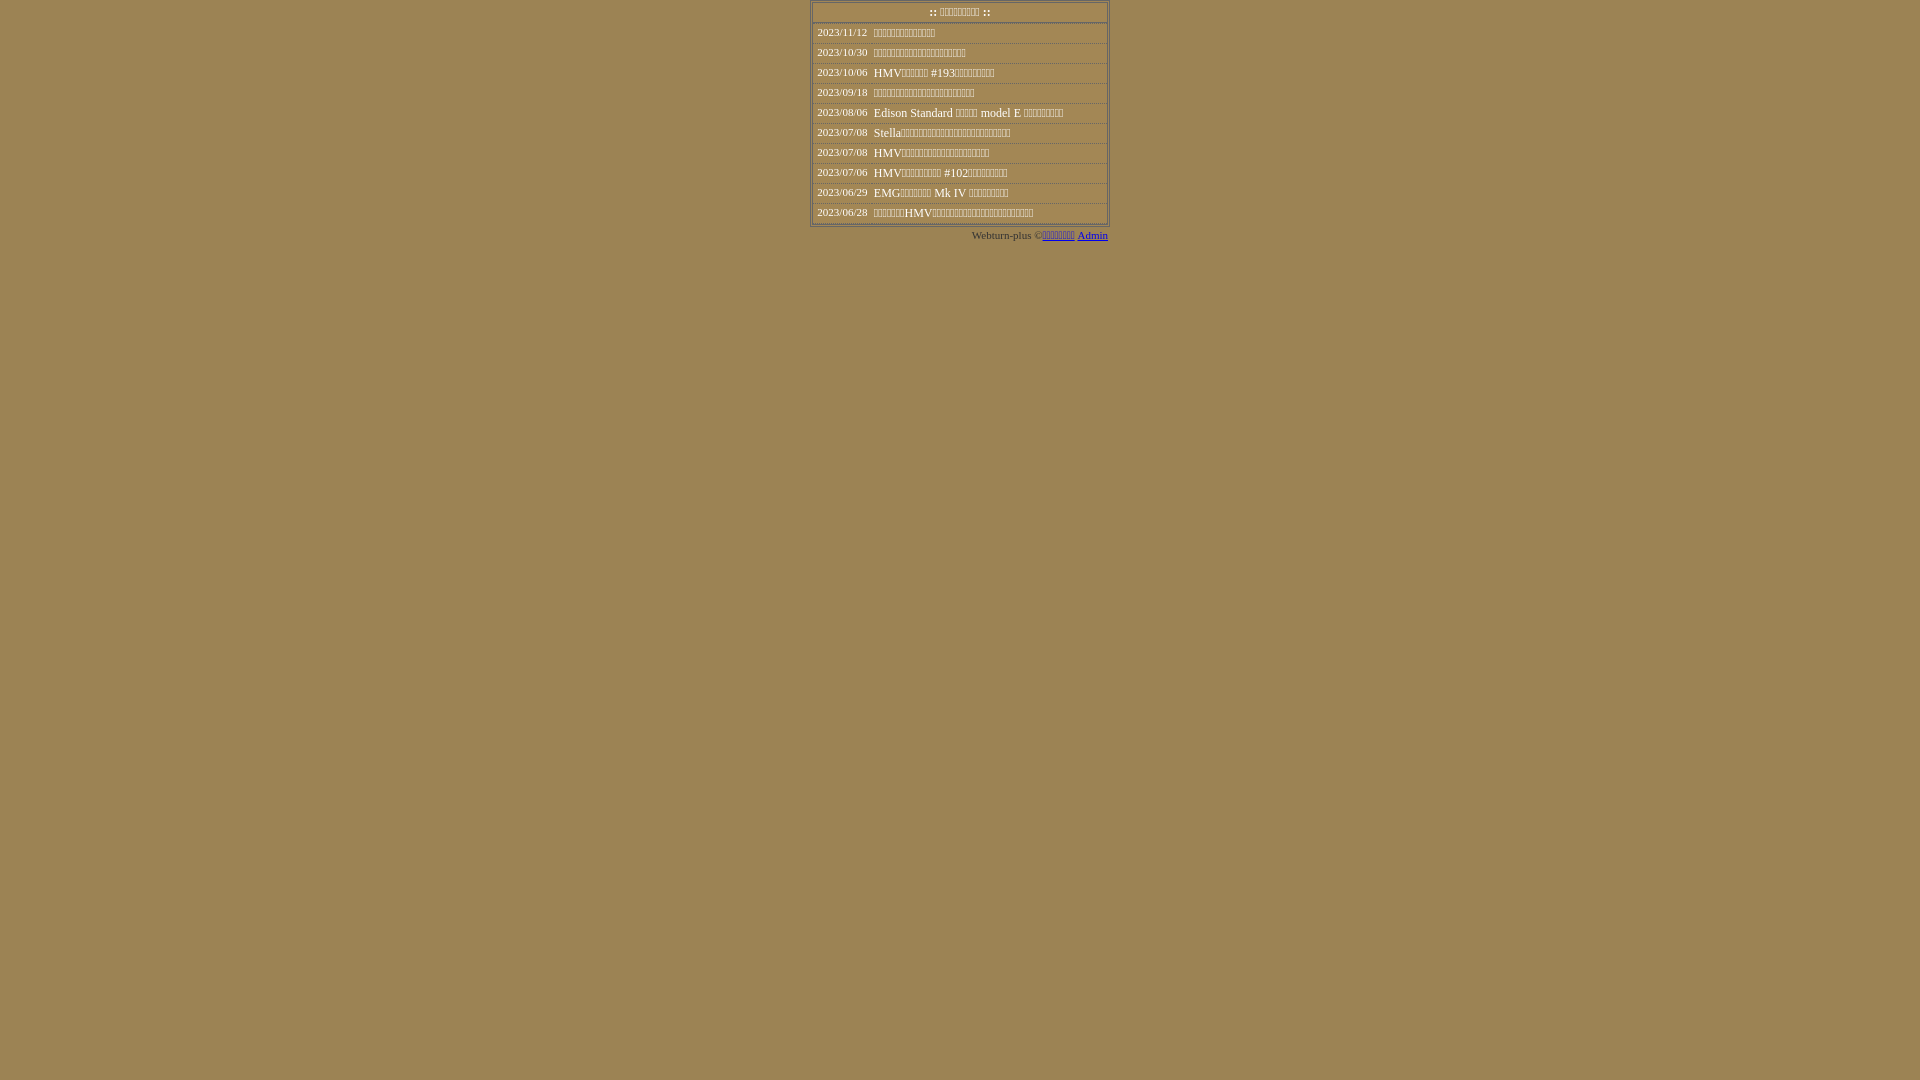  What do you see at coordinates (1075, 234) in the screenshot?
I see `'Admin'` at bounding box center [1075, 234].